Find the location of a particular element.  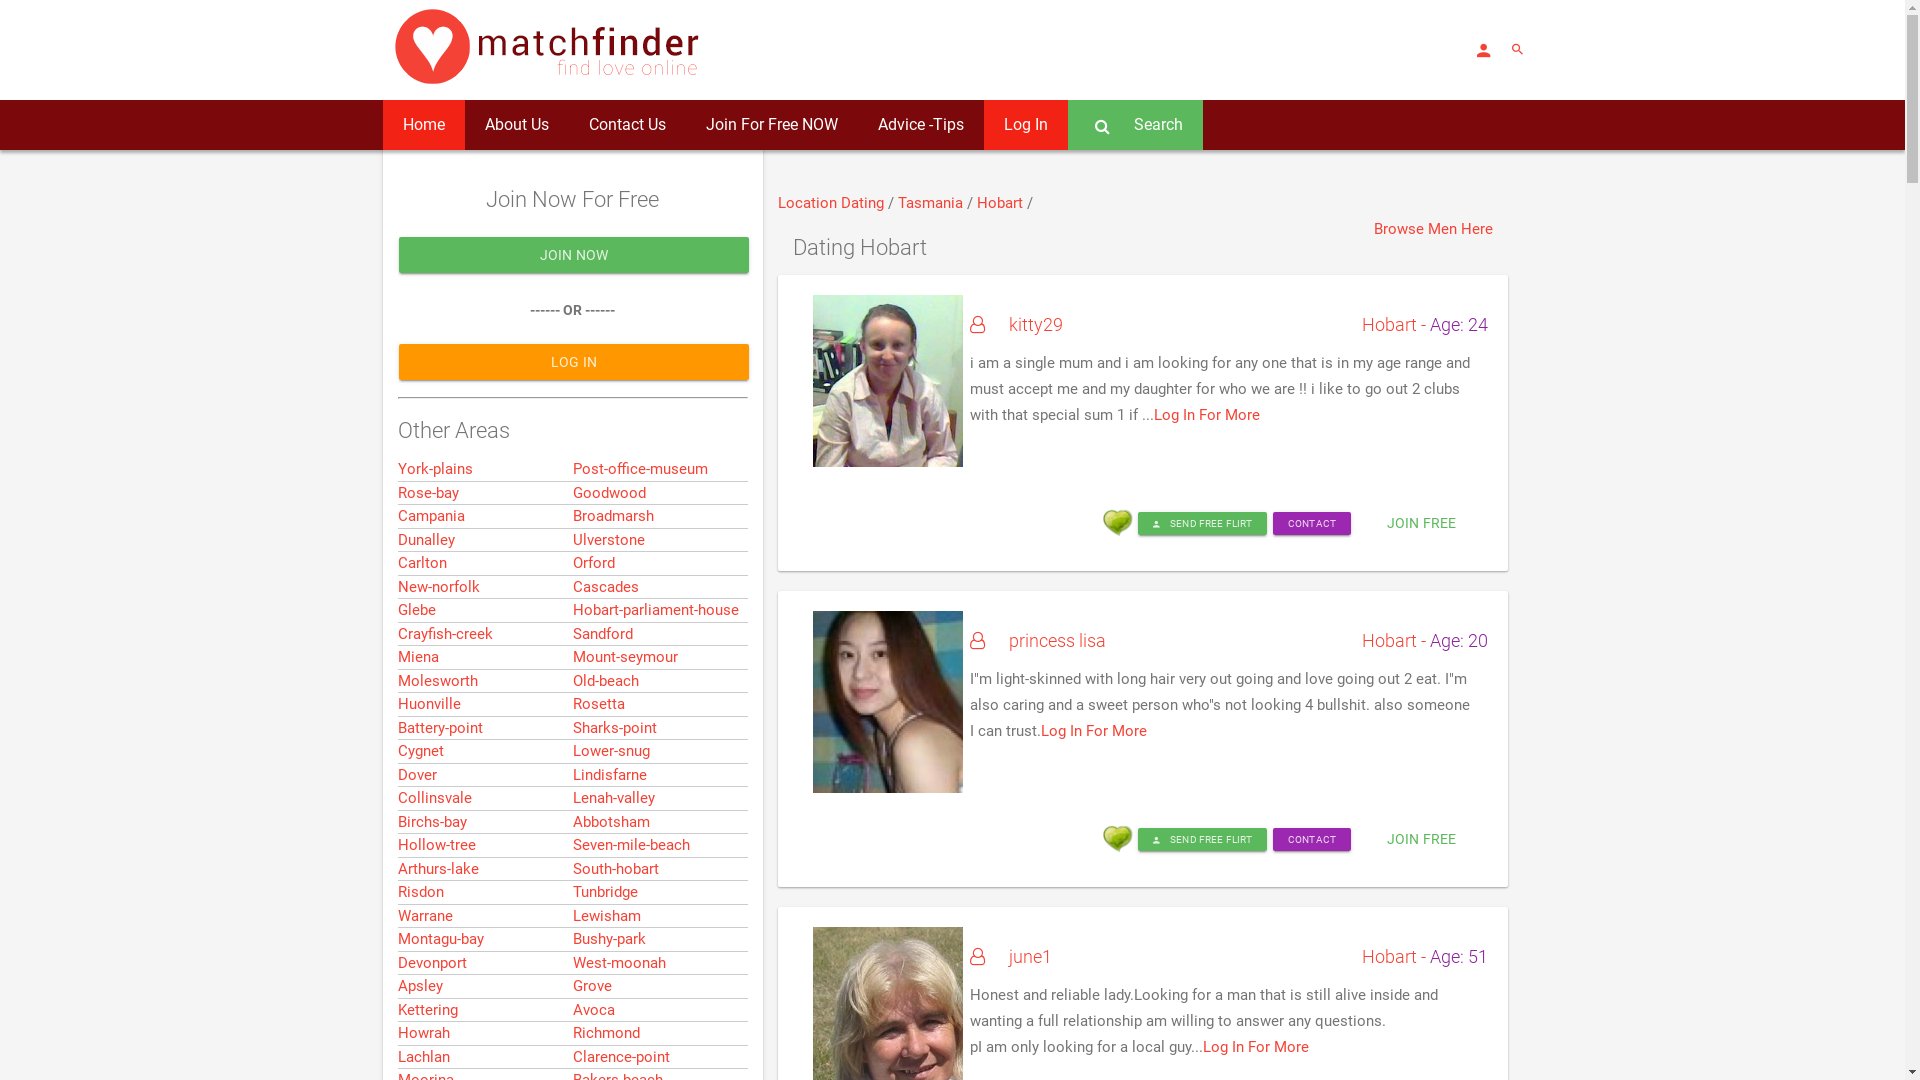

'Search' is located at coordinates (1135, 124).